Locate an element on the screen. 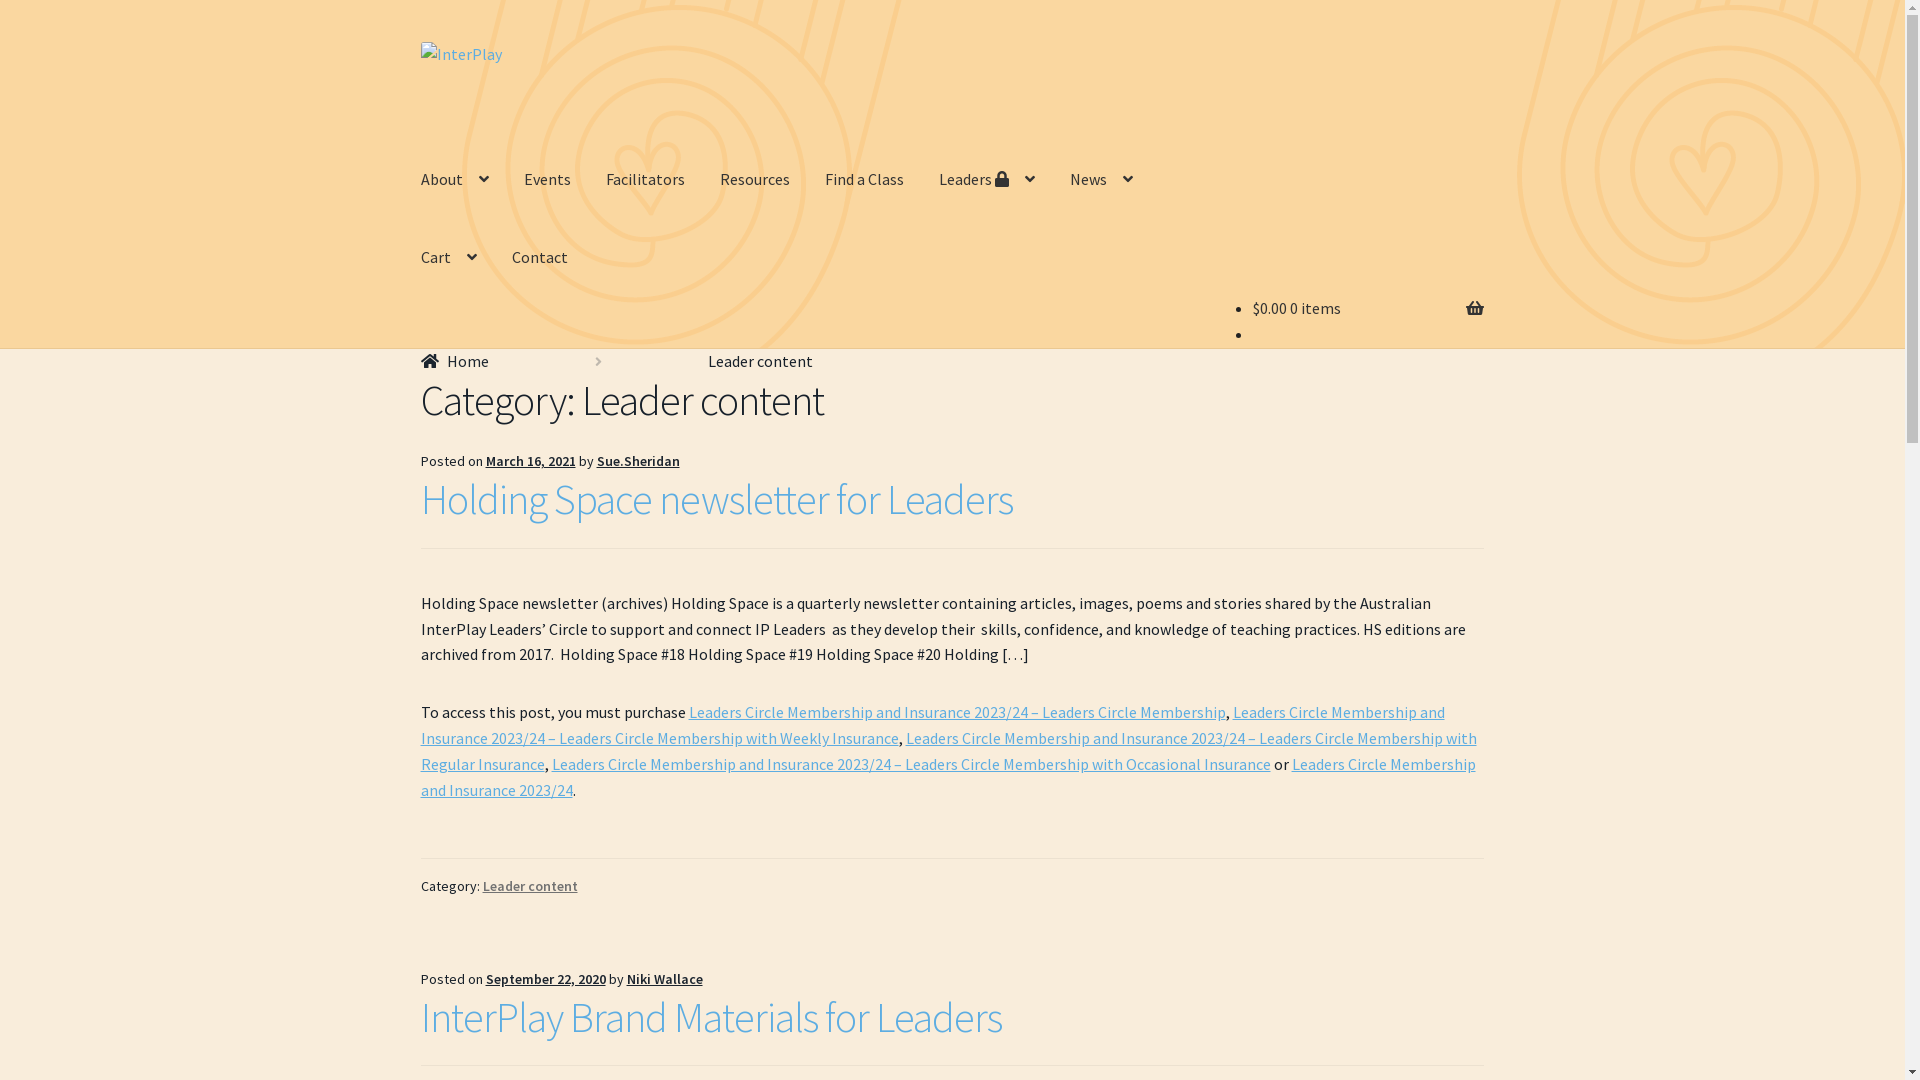 Image resolution: width=1920 pixels, height=1080 pixels. 'March 16, 2021' is located at coordinates (531, 461).